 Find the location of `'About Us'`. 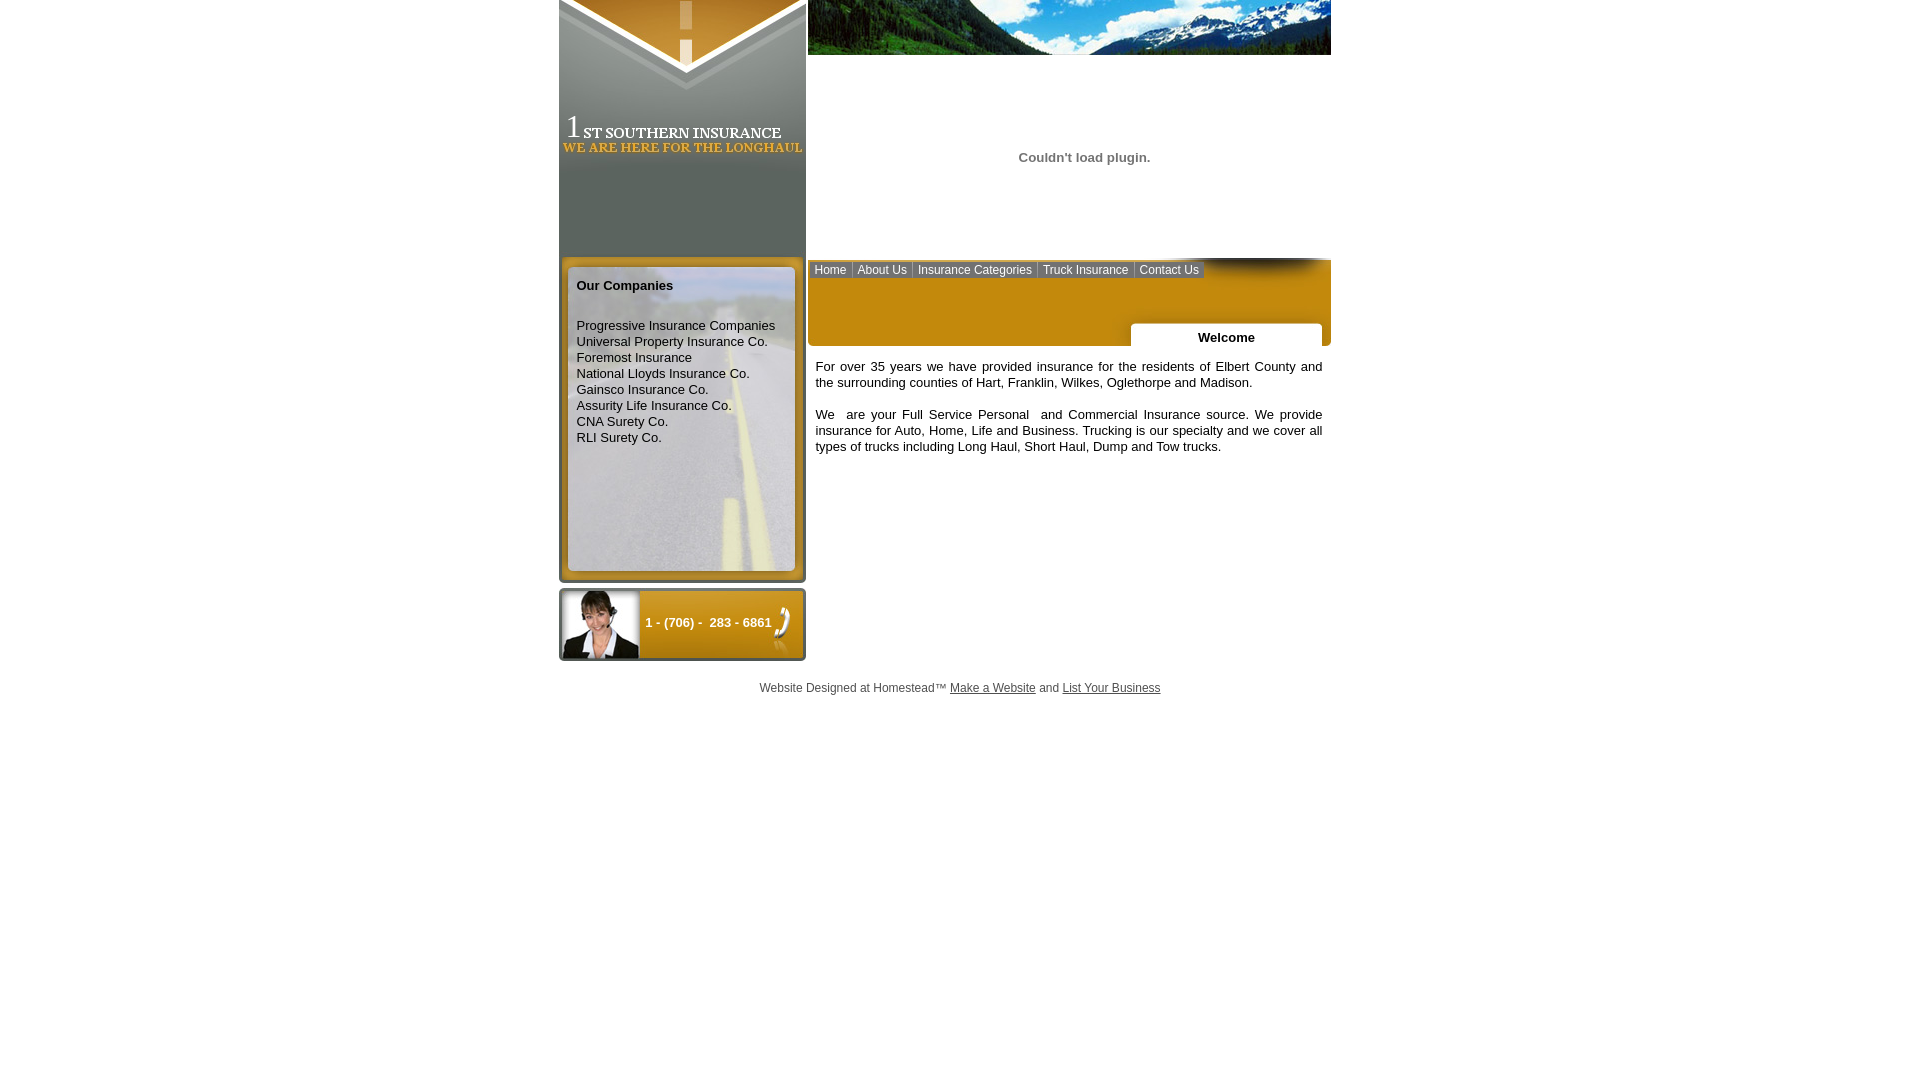

'About Us' is located at coordinates (853, 272).